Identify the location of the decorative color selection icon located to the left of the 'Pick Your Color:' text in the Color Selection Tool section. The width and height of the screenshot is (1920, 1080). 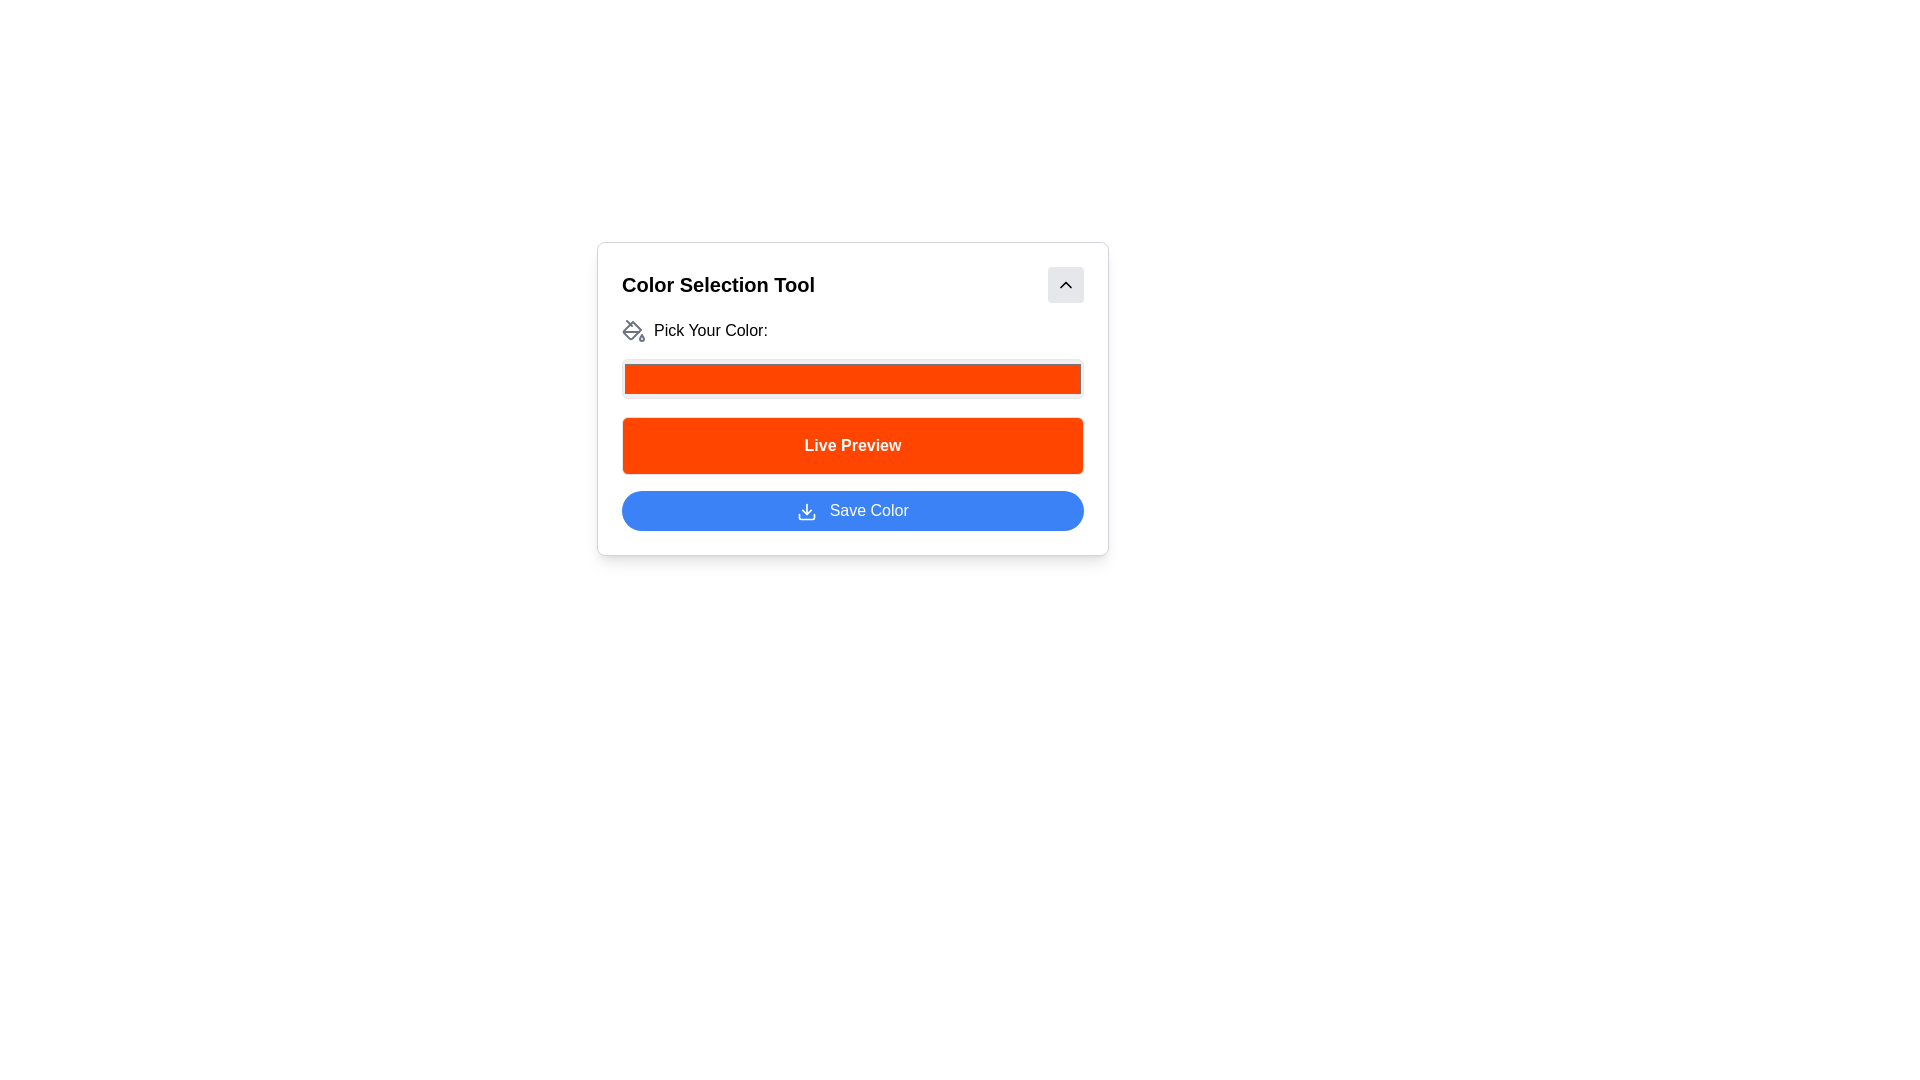
(632, 330).